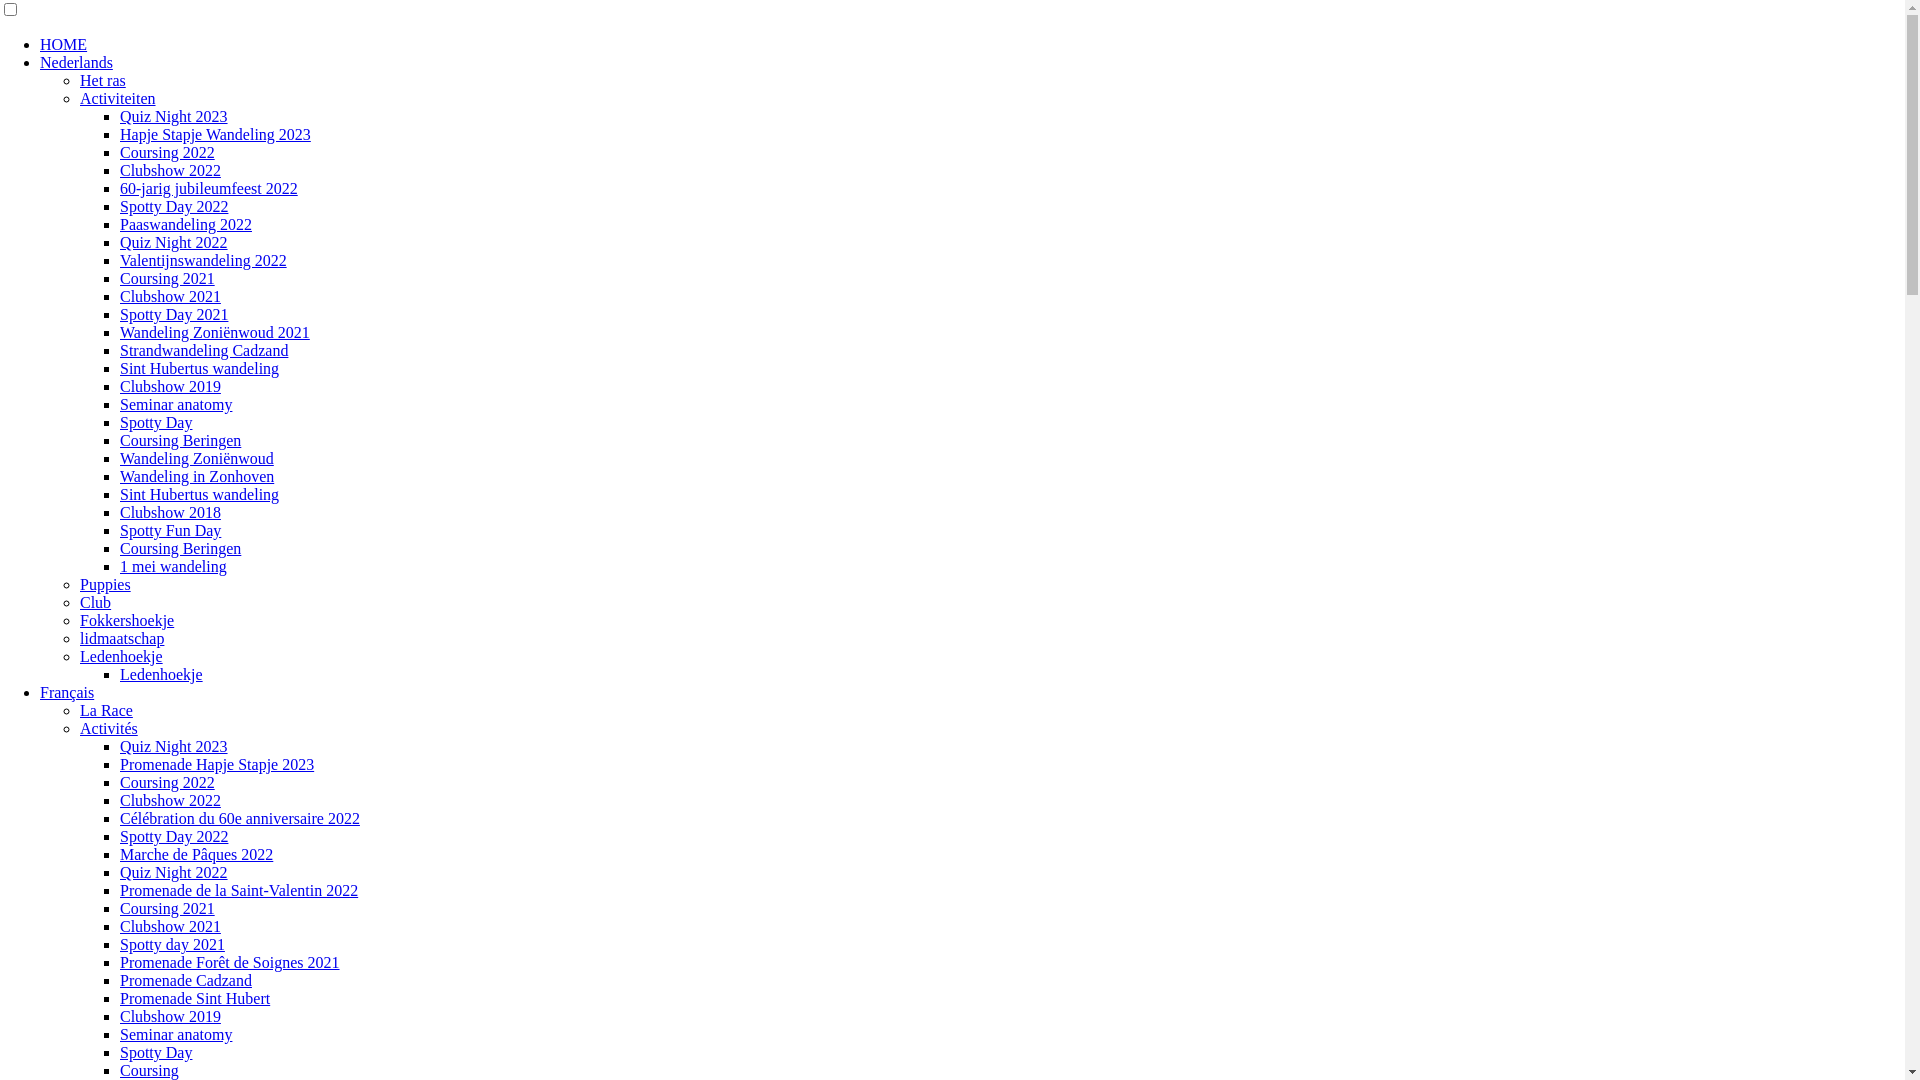 This screenshot has height=1080, width=1920. I want to click on 'Seminar anatomy', so click(119, 1034).